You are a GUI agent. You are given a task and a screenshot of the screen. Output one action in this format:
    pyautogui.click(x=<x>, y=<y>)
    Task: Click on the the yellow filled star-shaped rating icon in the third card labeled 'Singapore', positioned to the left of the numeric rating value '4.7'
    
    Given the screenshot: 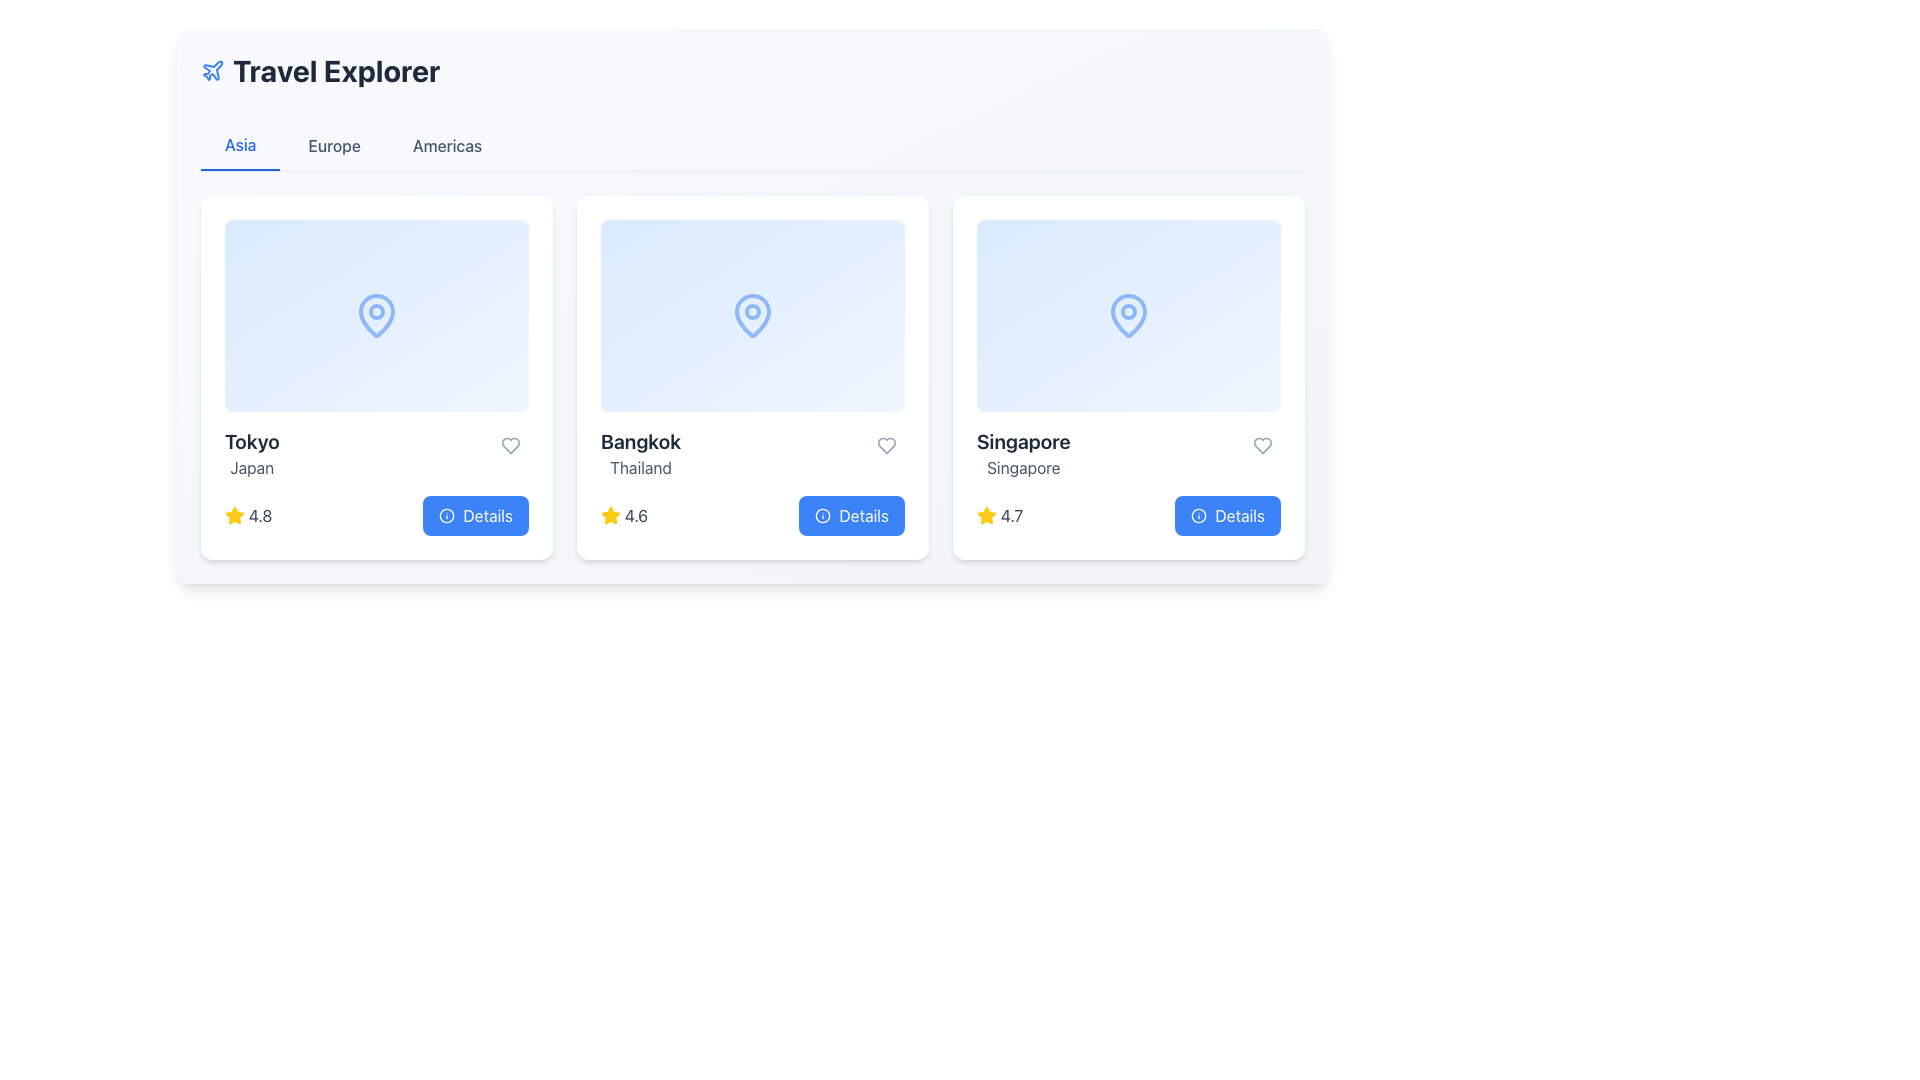 What is the action you would take?
    pyautogui.click(x=987, y=515)
    